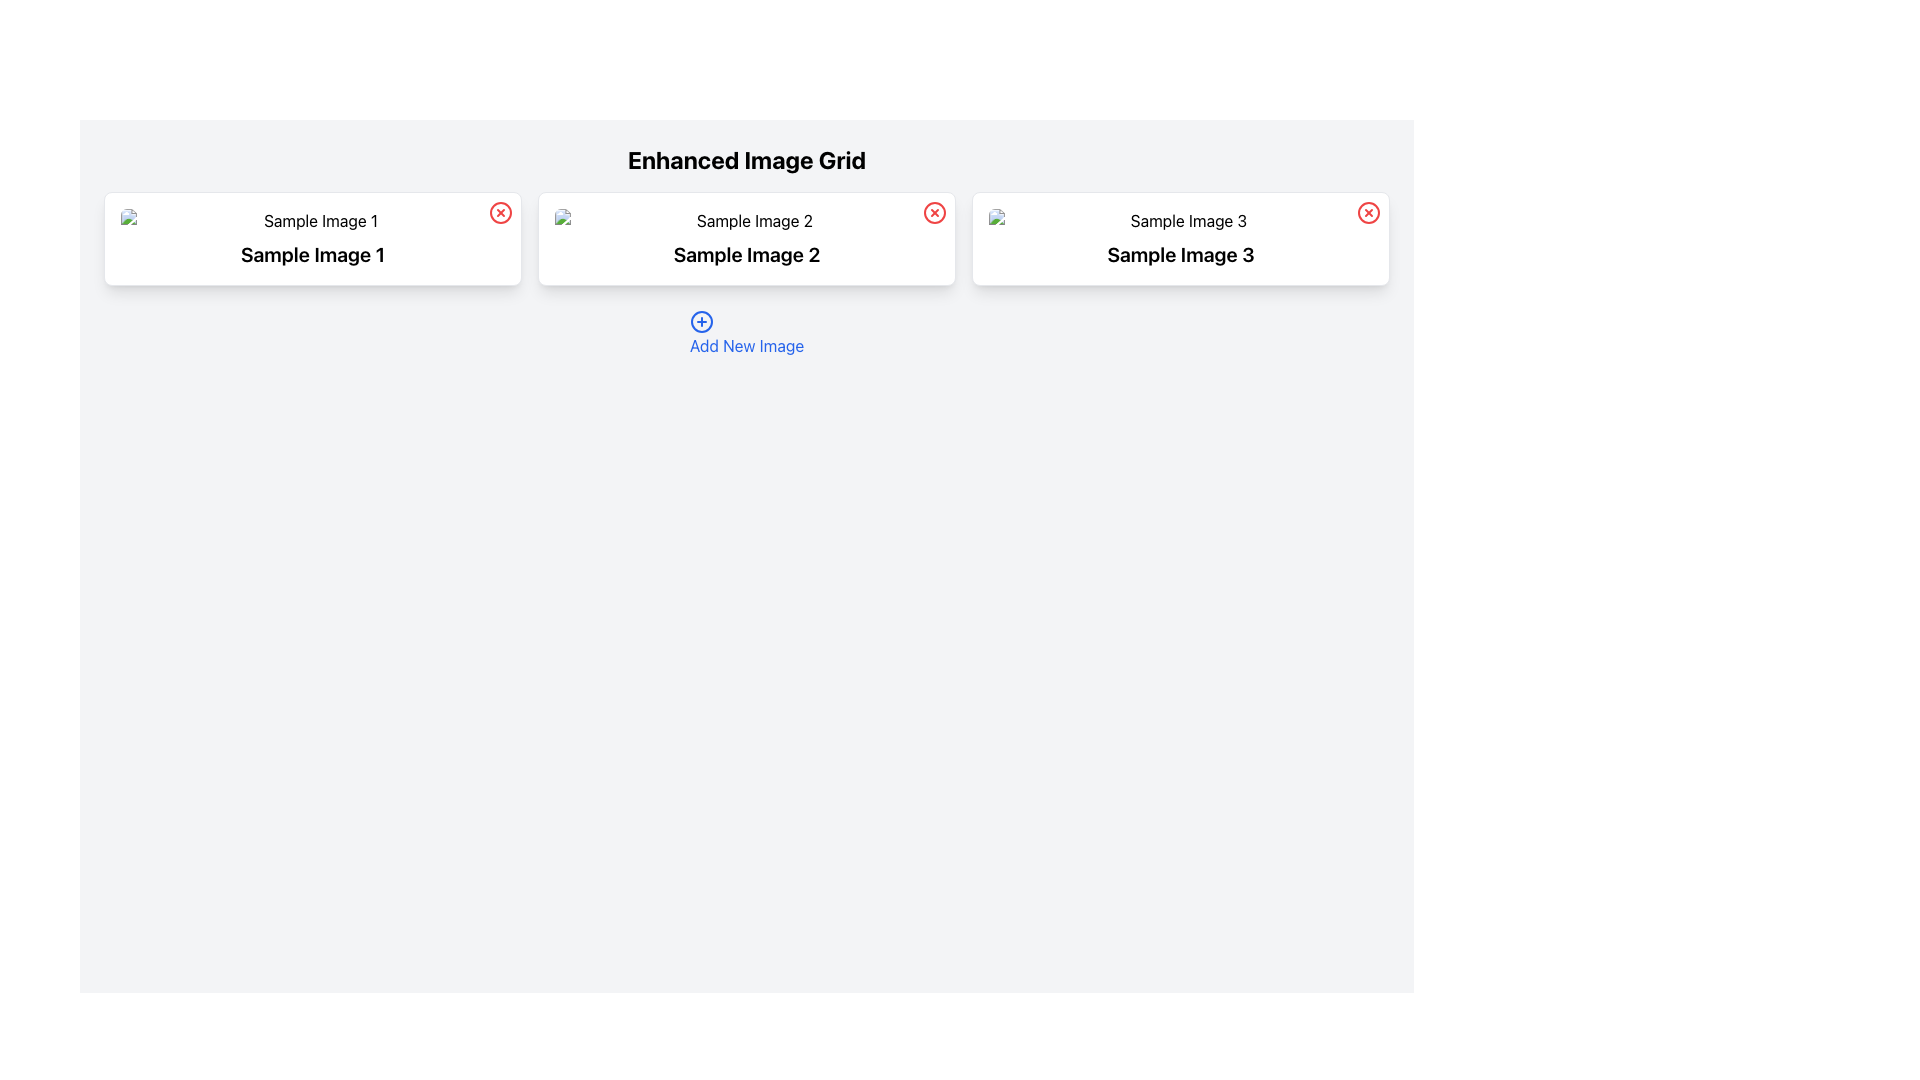  Describe the element at coordinates (311, 238) in the screenshot. I see `the first card in the grid that visually represents the item labeled 'Sample Image 1'` at that location.